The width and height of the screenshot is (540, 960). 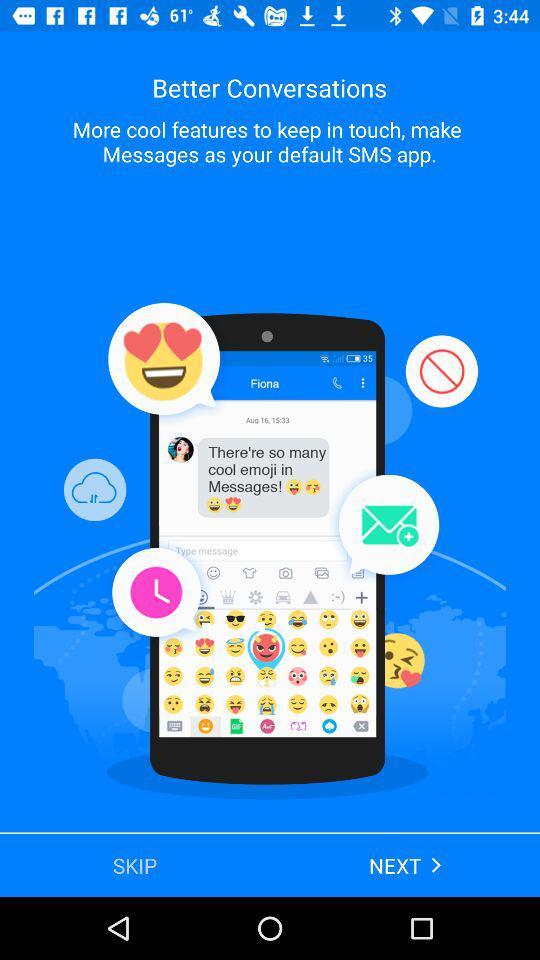 I want to click on the item to the left of next icon, so click(x=135, y=864).